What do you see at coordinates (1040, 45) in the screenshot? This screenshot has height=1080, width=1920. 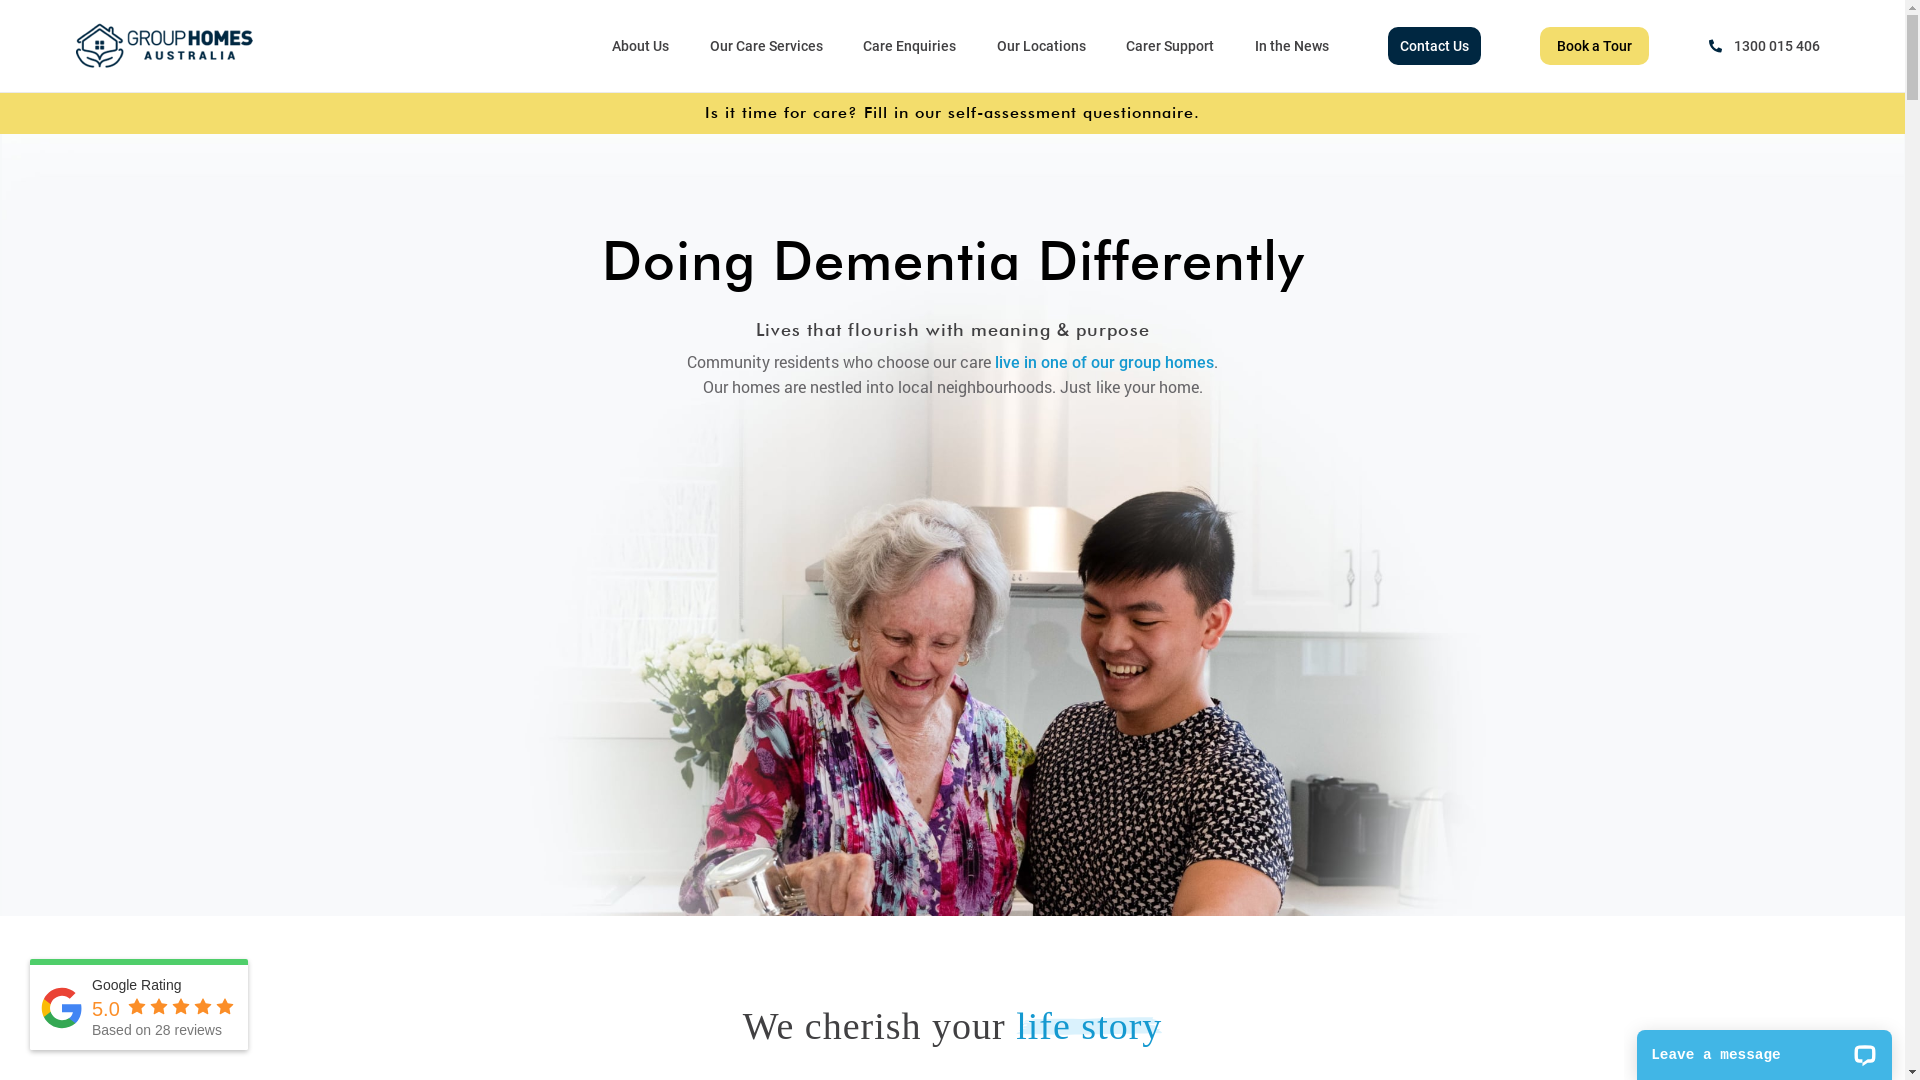 I see `'Our Locations'` at bounding box center [1040, 45].